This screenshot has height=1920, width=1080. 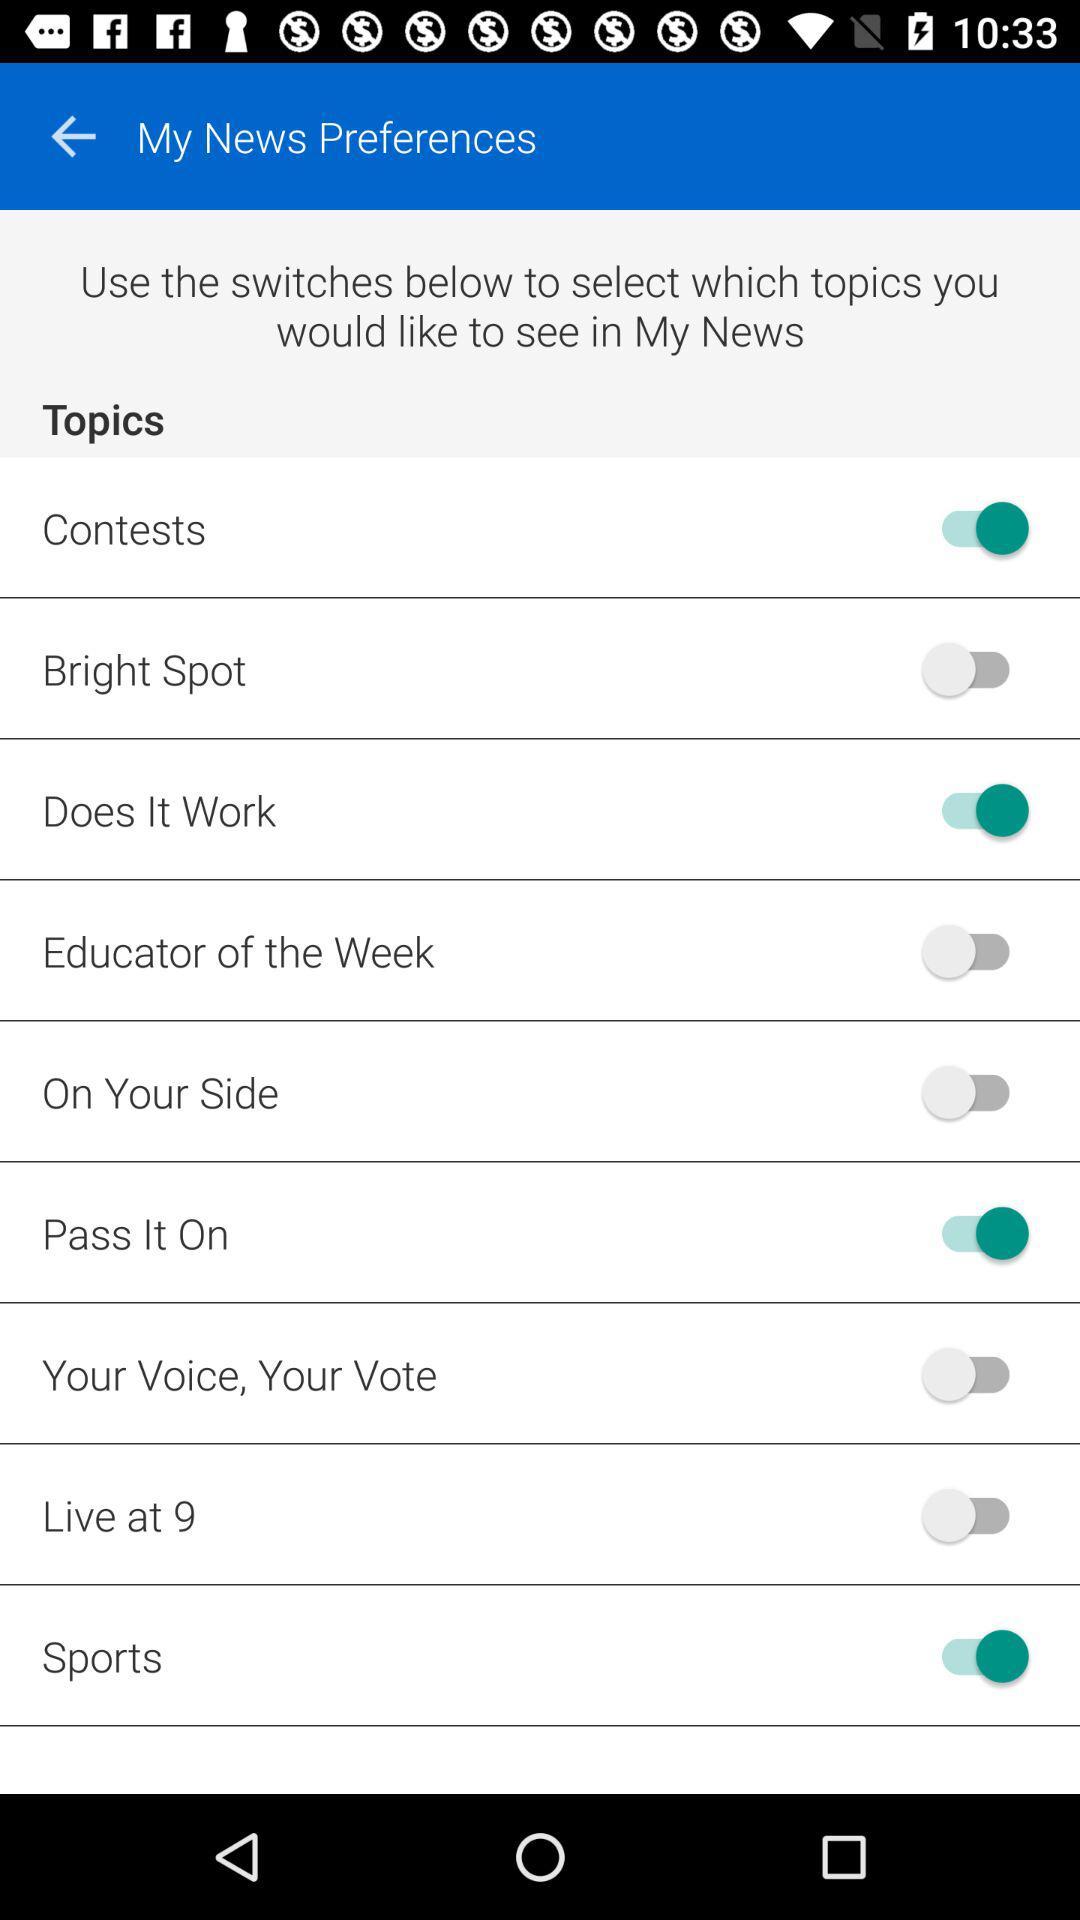 I want to click on educator of the week, so click(x=974, y=949).